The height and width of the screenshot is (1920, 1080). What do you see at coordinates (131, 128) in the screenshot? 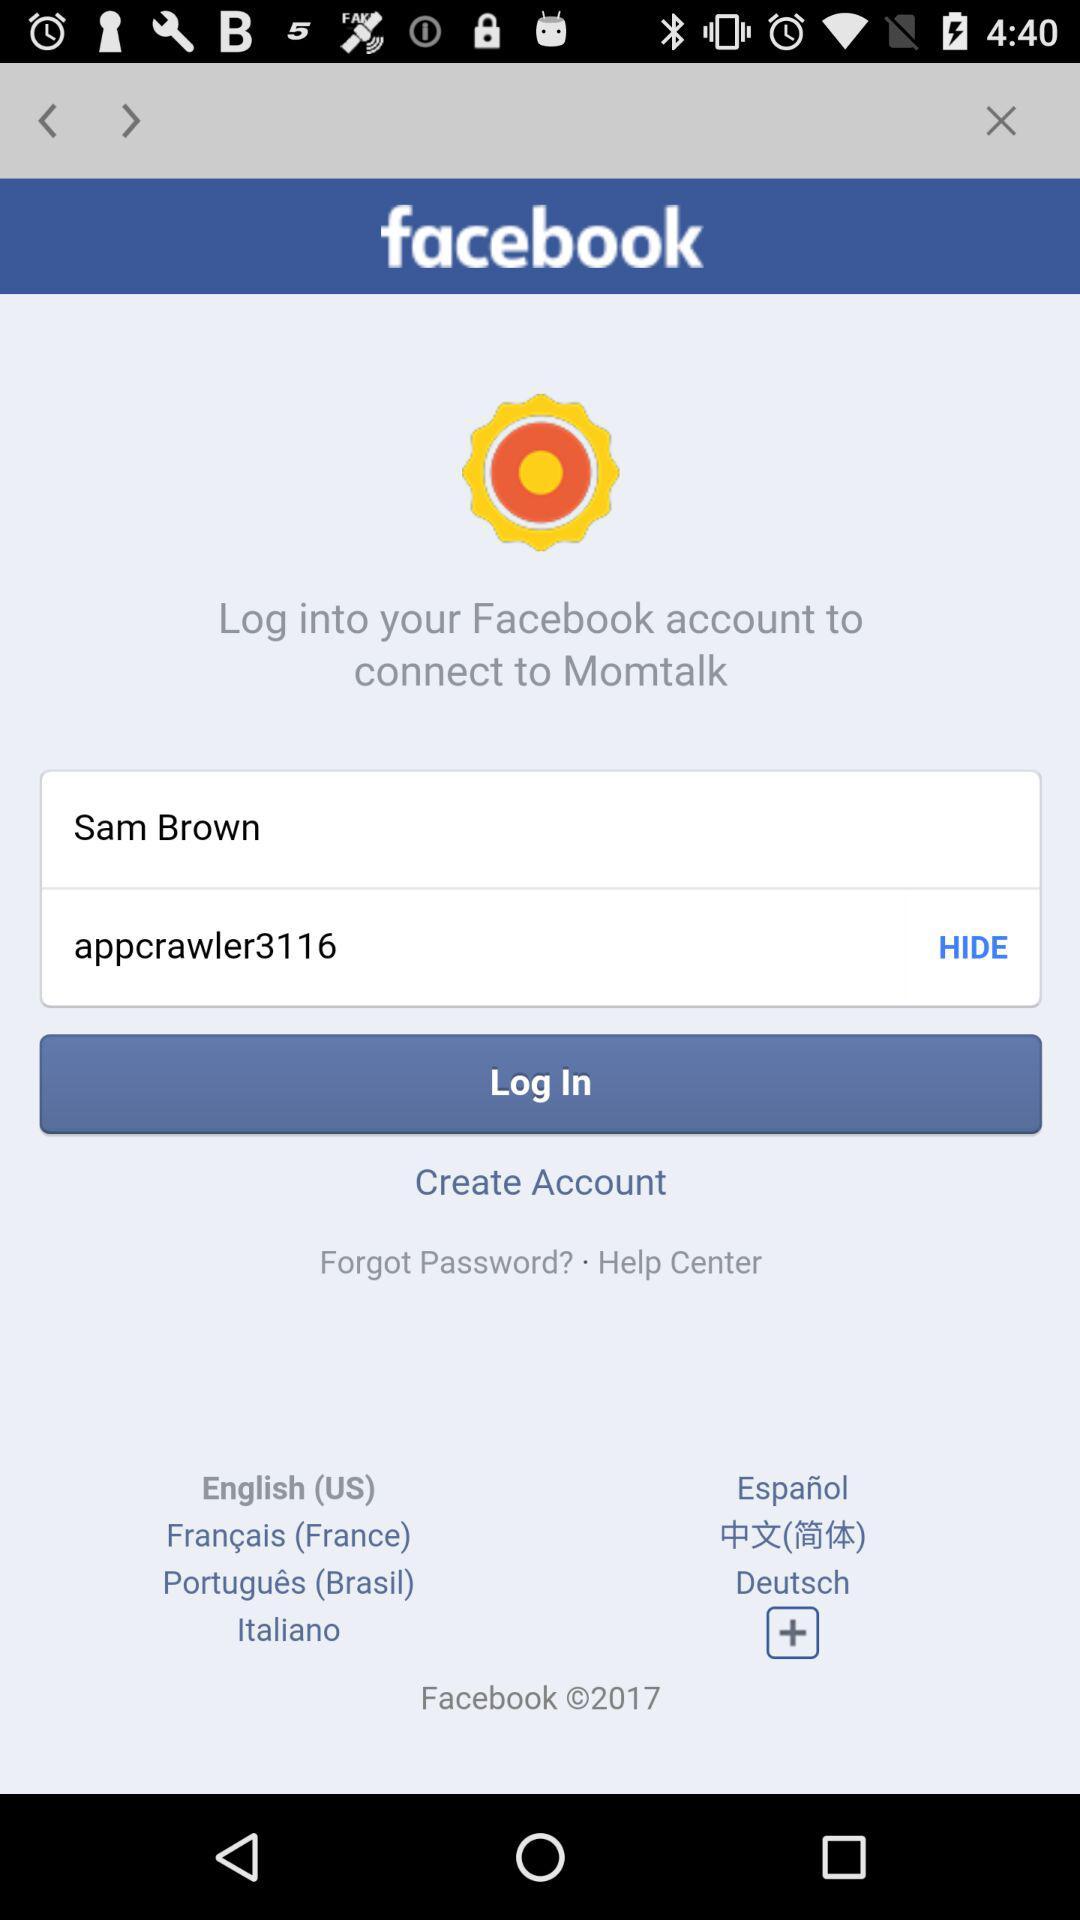
I see `the arrow_forward icon` at bounding box center [131, 128].